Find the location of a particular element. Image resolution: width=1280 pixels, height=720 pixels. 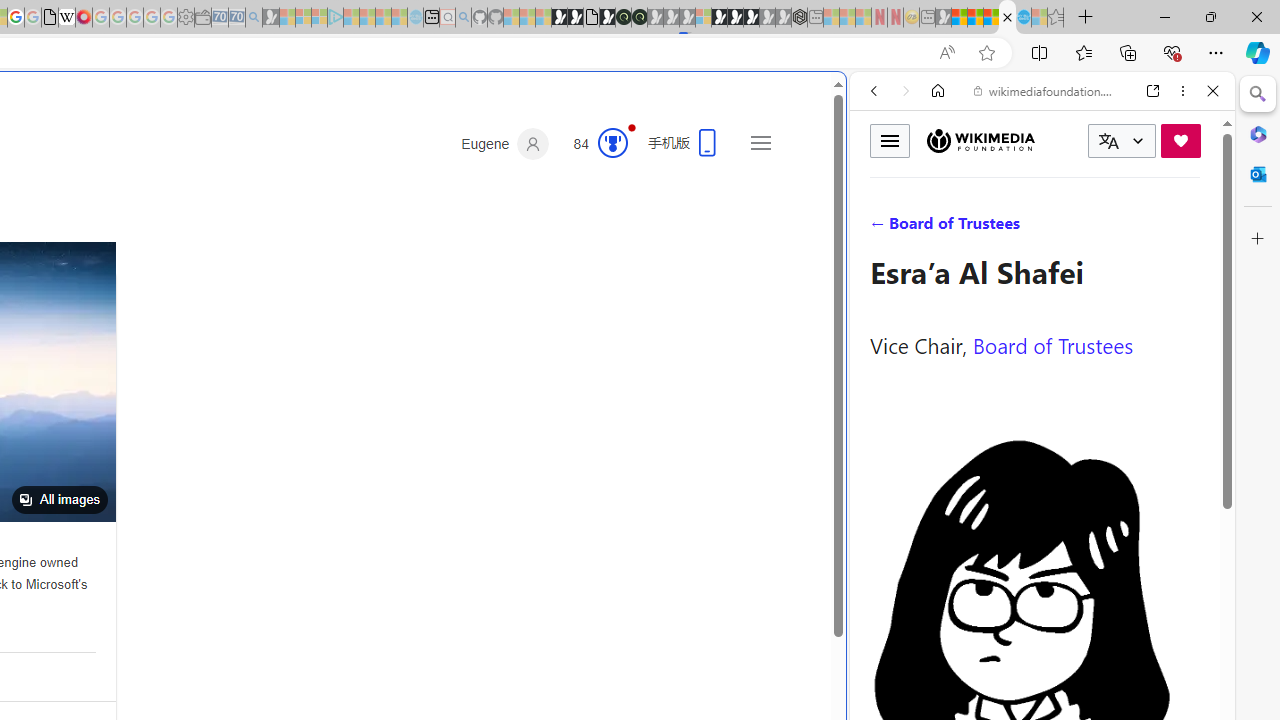

'Home | Sky Blue Bikes - Sky Blue Bikes - Sleeping' is located at coordinates (415, 17).